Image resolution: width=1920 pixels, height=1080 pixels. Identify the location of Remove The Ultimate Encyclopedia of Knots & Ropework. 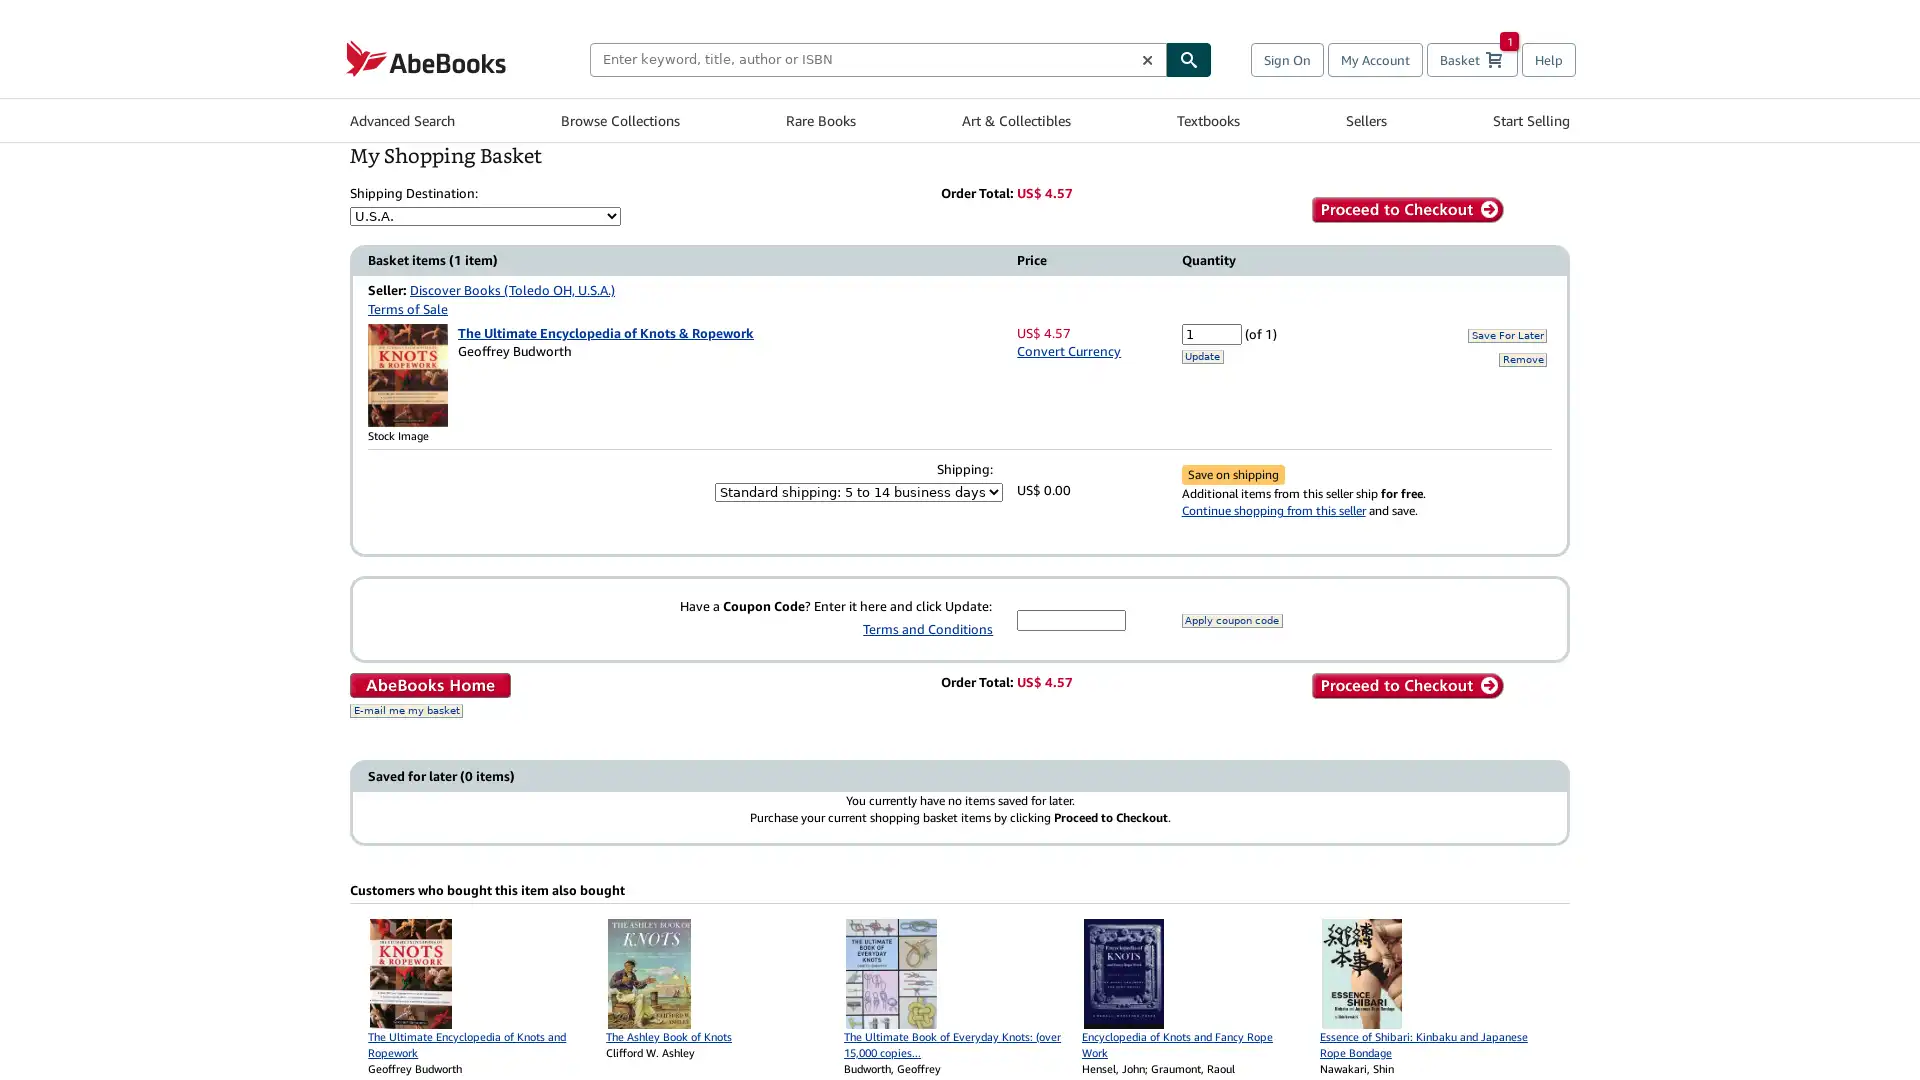
(1521, 357).